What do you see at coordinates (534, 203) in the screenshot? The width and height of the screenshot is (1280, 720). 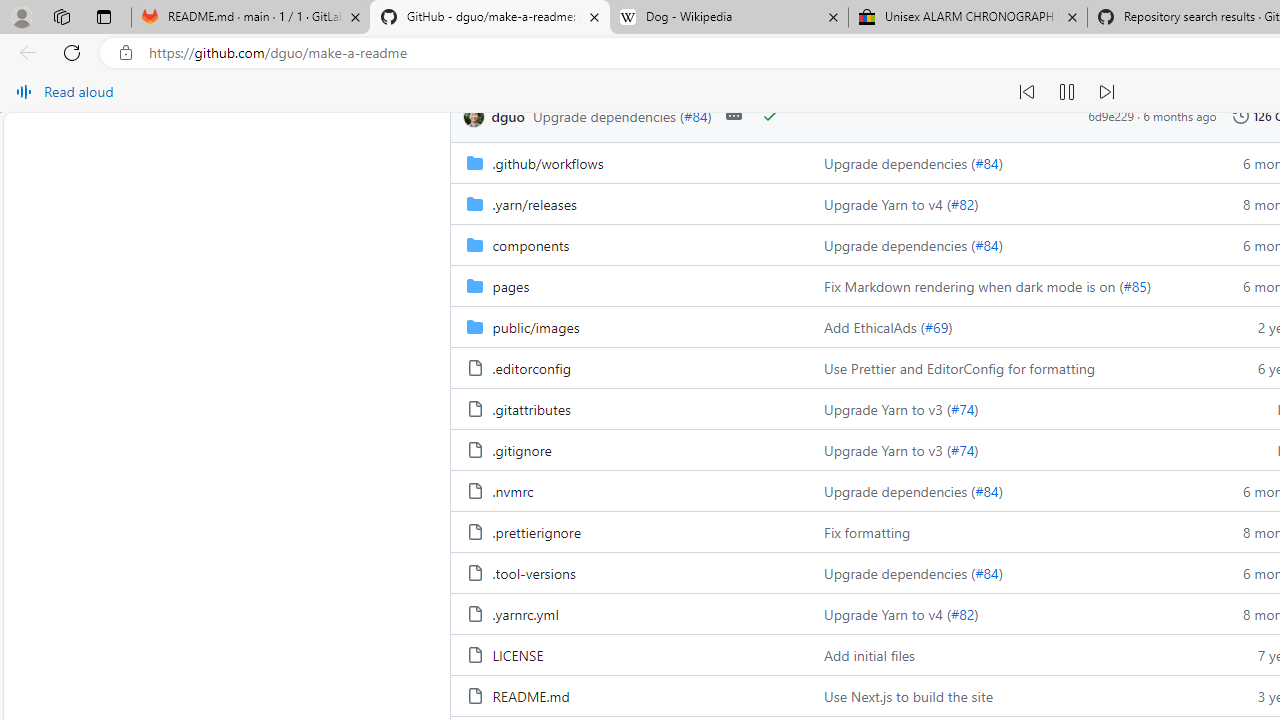 I see `'.yarn/releases, (Directory)'` at bounding box center [534, 203].